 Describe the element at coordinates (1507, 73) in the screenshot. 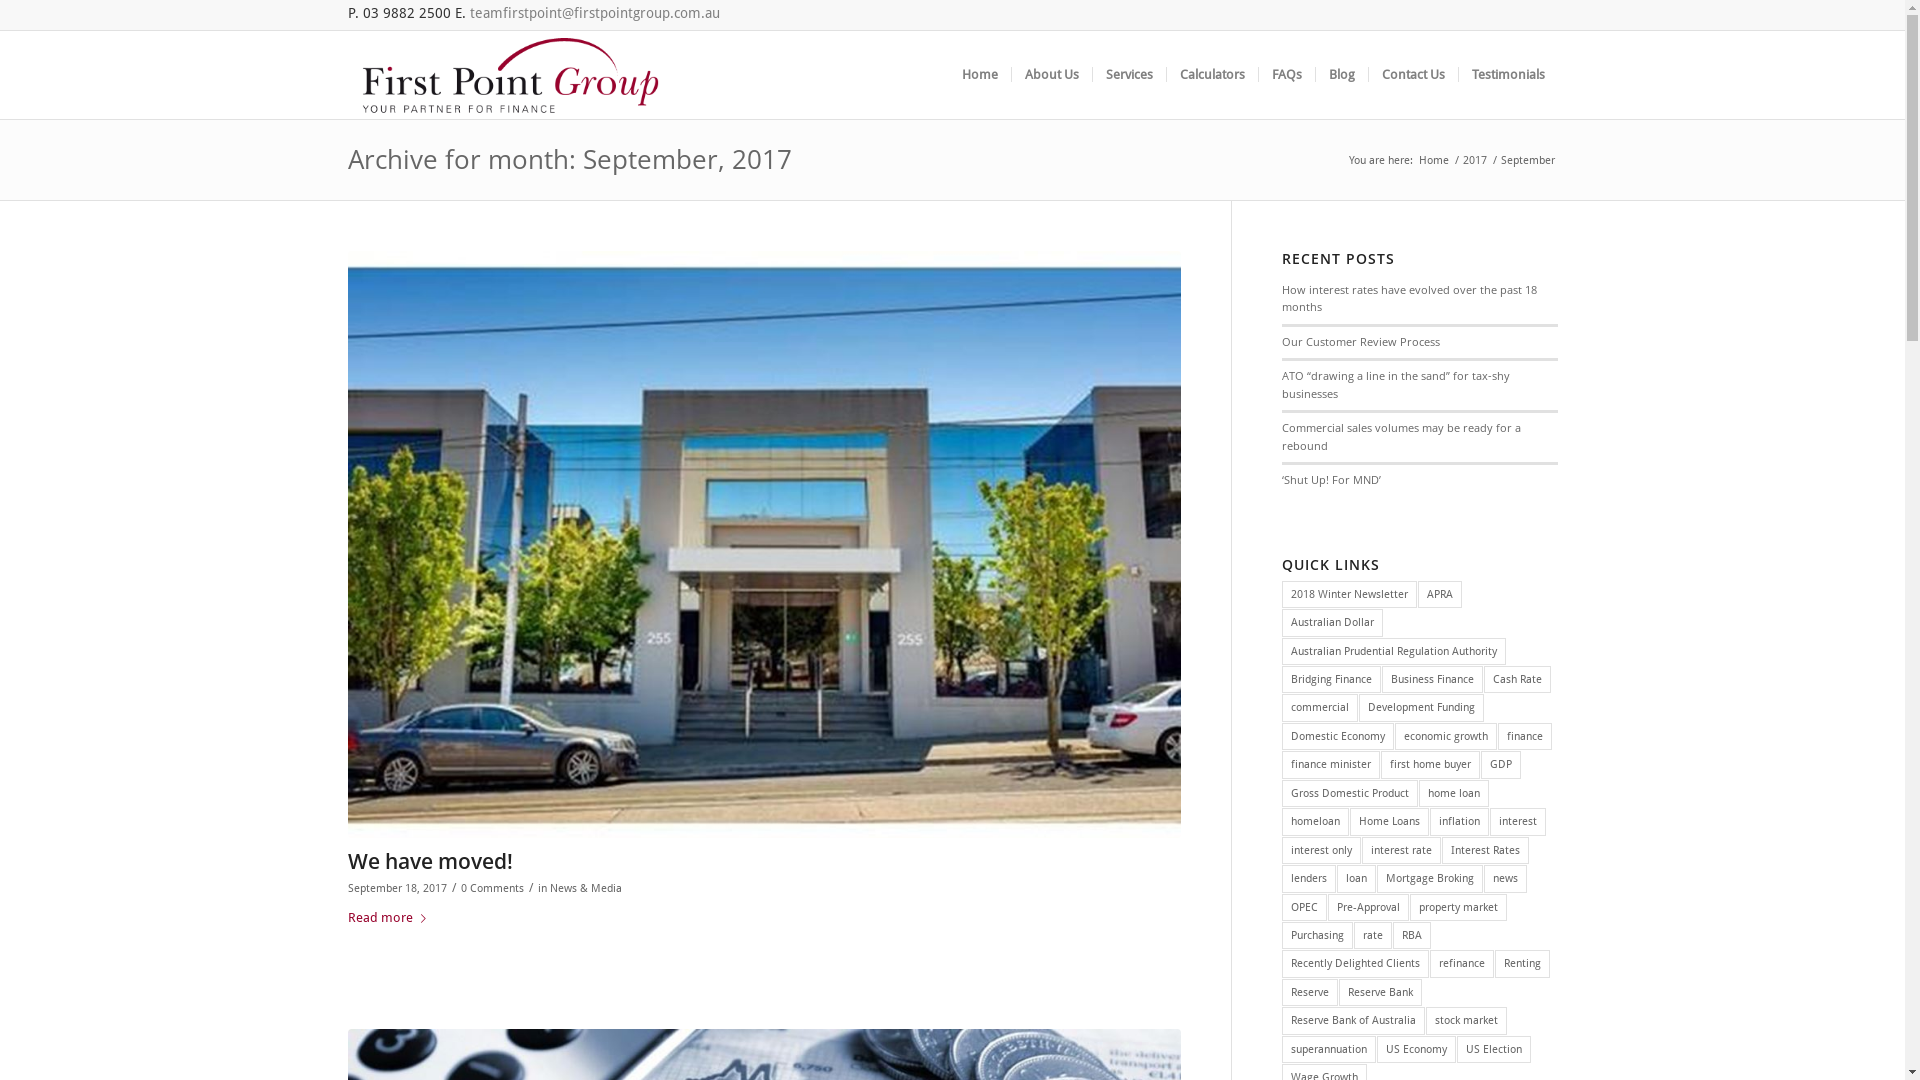

I see `'Testimonials'` at that location.